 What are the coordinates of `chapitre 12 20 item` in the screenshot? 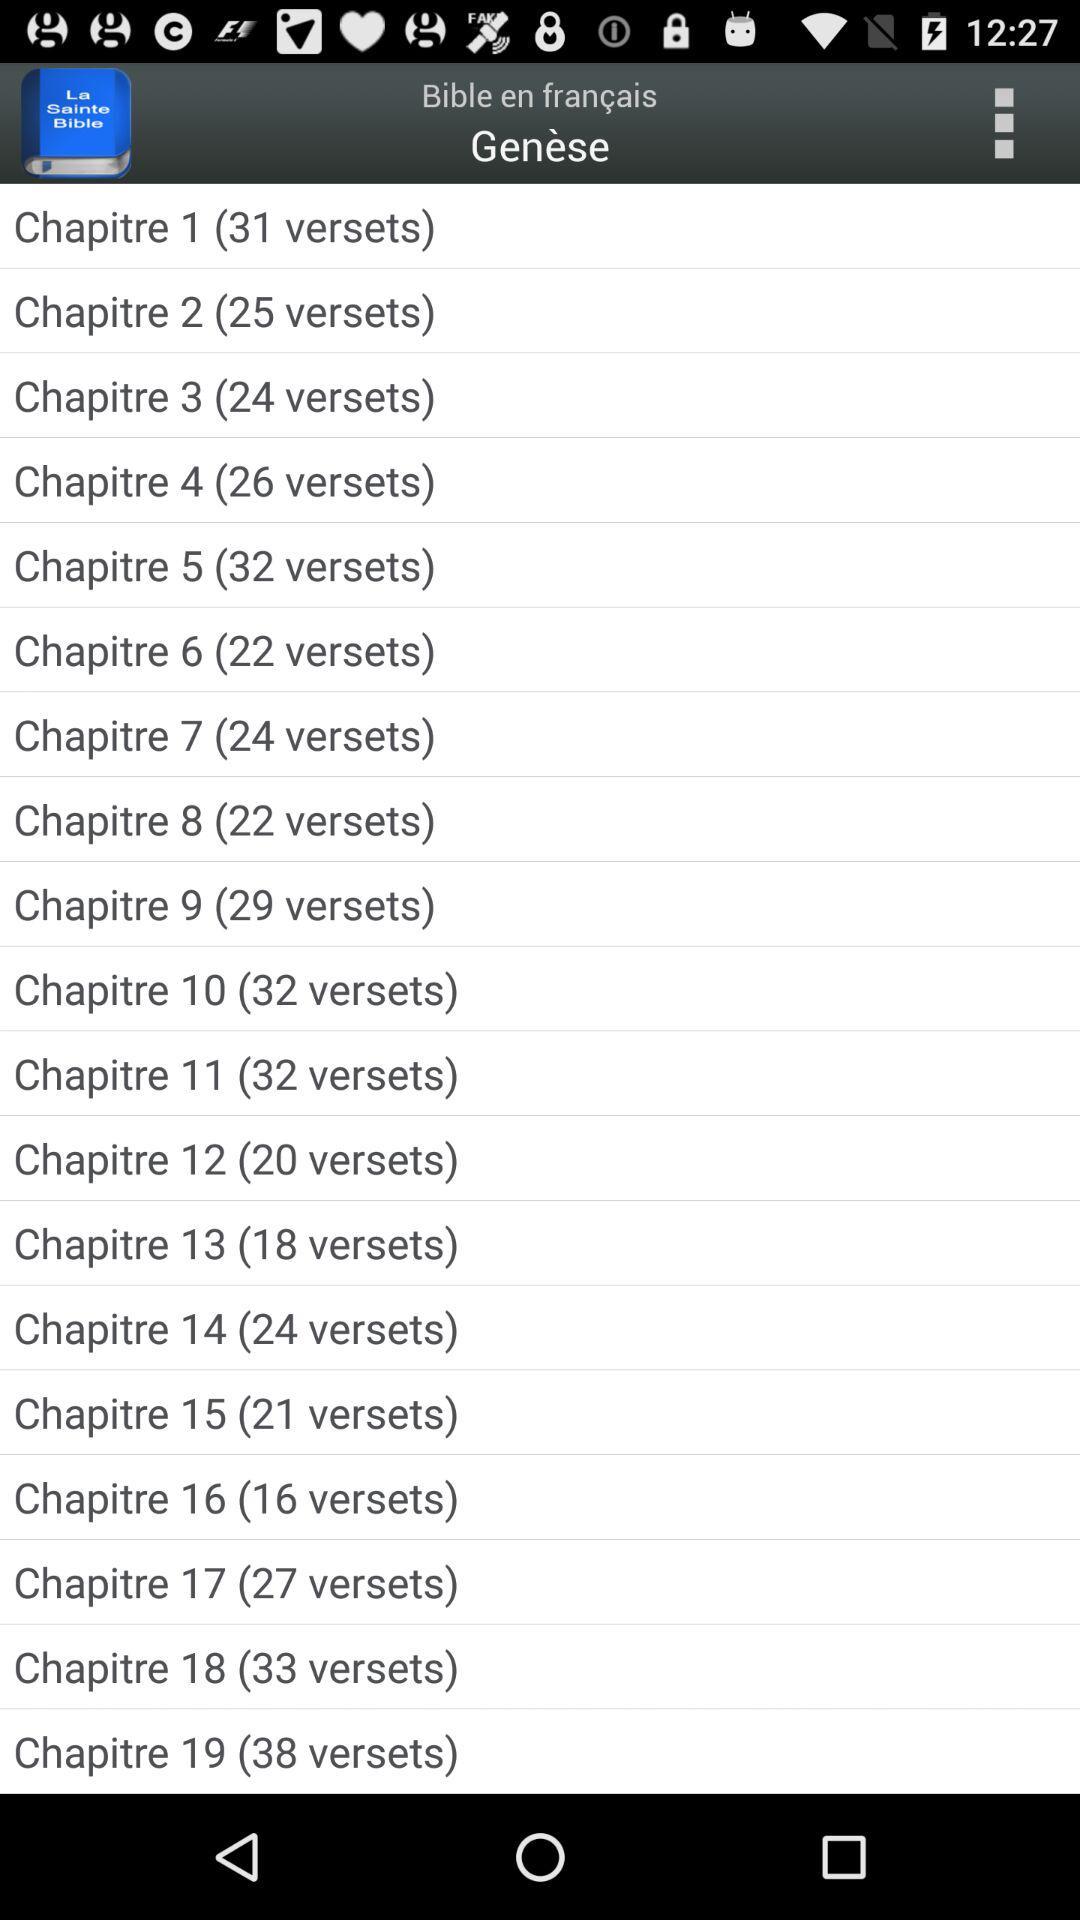 It's located at (540, 1157).